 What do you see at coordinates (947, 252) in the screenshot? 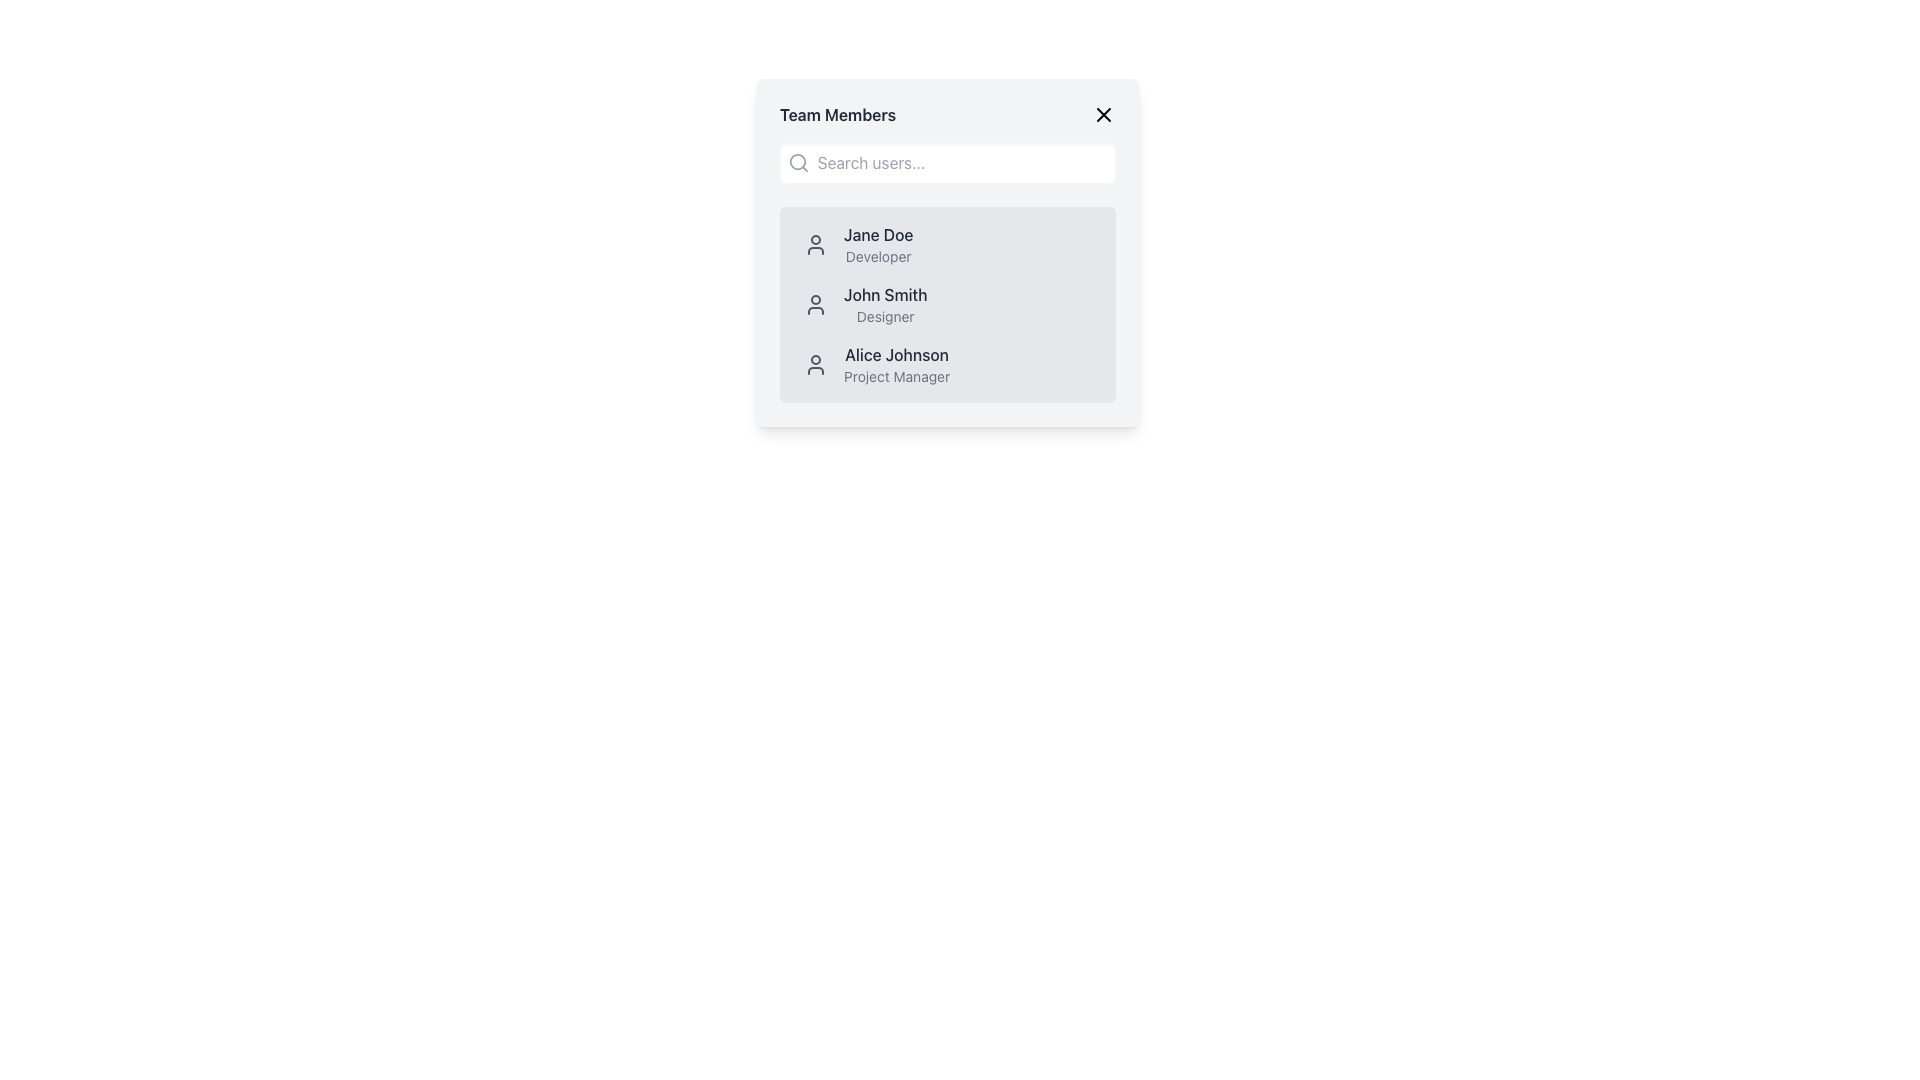
I see `the team members display section located centrally within the modal dialog box, below the 'Team Members' title and the search bar, for potential actions` at bounding box center [947, 252].